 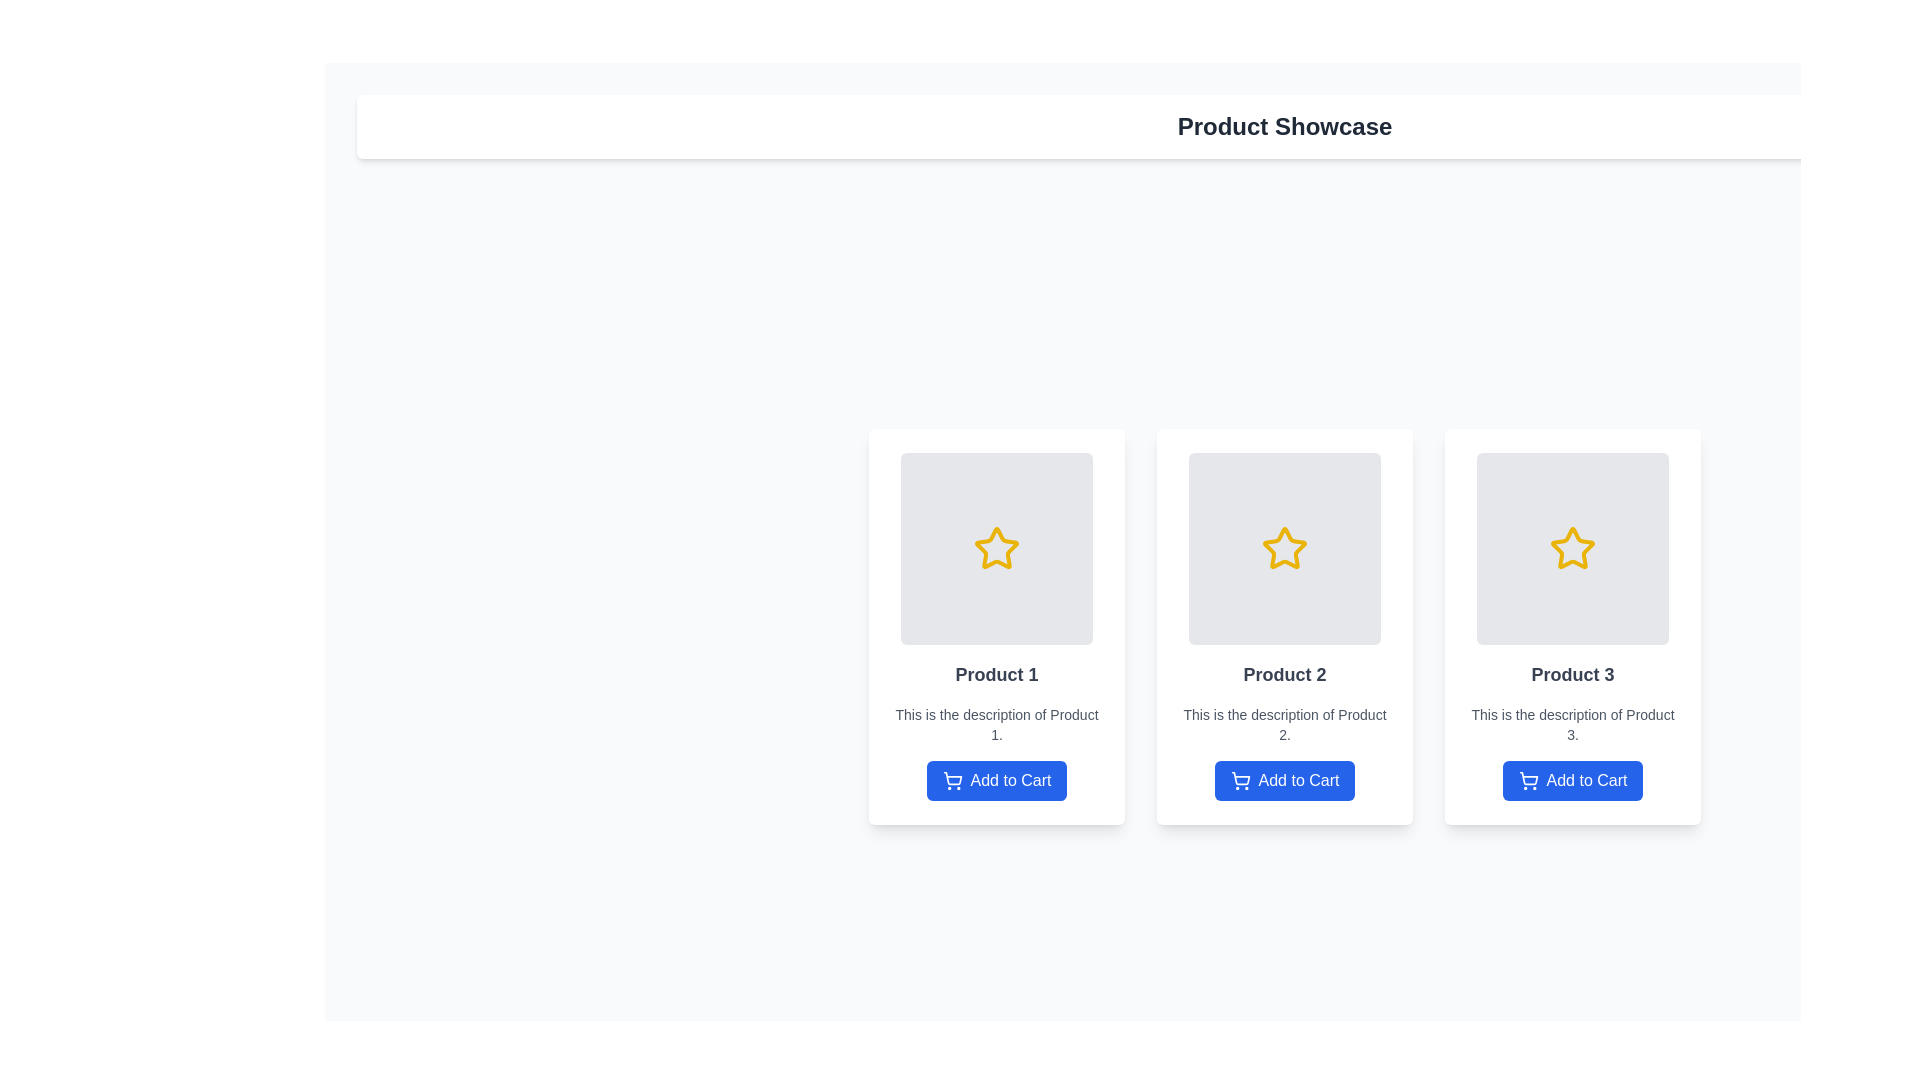 I want to click on the 'Add to Cart' button located at the bottom-center of the 'Product 2' card, so click(x=1285, y=779).